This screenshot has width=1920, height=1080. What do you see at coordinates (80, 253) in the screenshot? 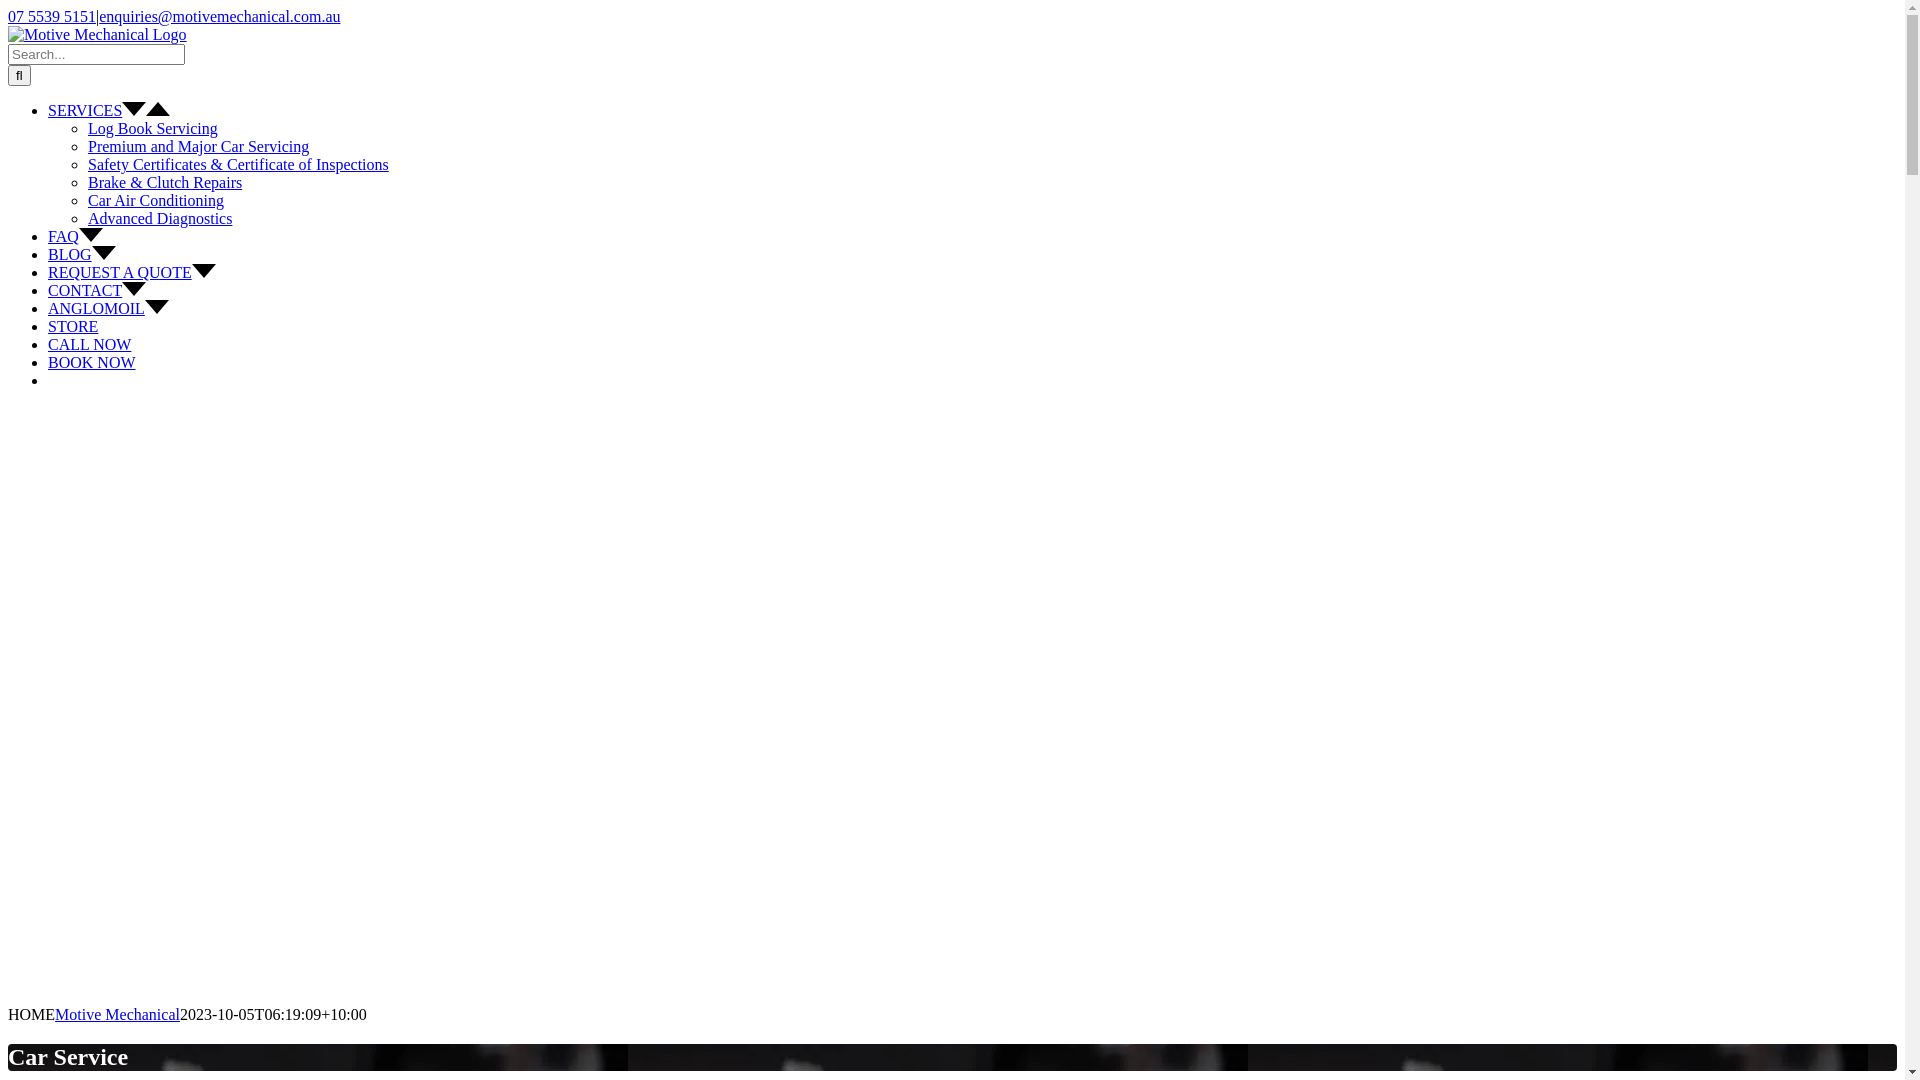
I see `'BLOG'` at bounding box center [80, 253].